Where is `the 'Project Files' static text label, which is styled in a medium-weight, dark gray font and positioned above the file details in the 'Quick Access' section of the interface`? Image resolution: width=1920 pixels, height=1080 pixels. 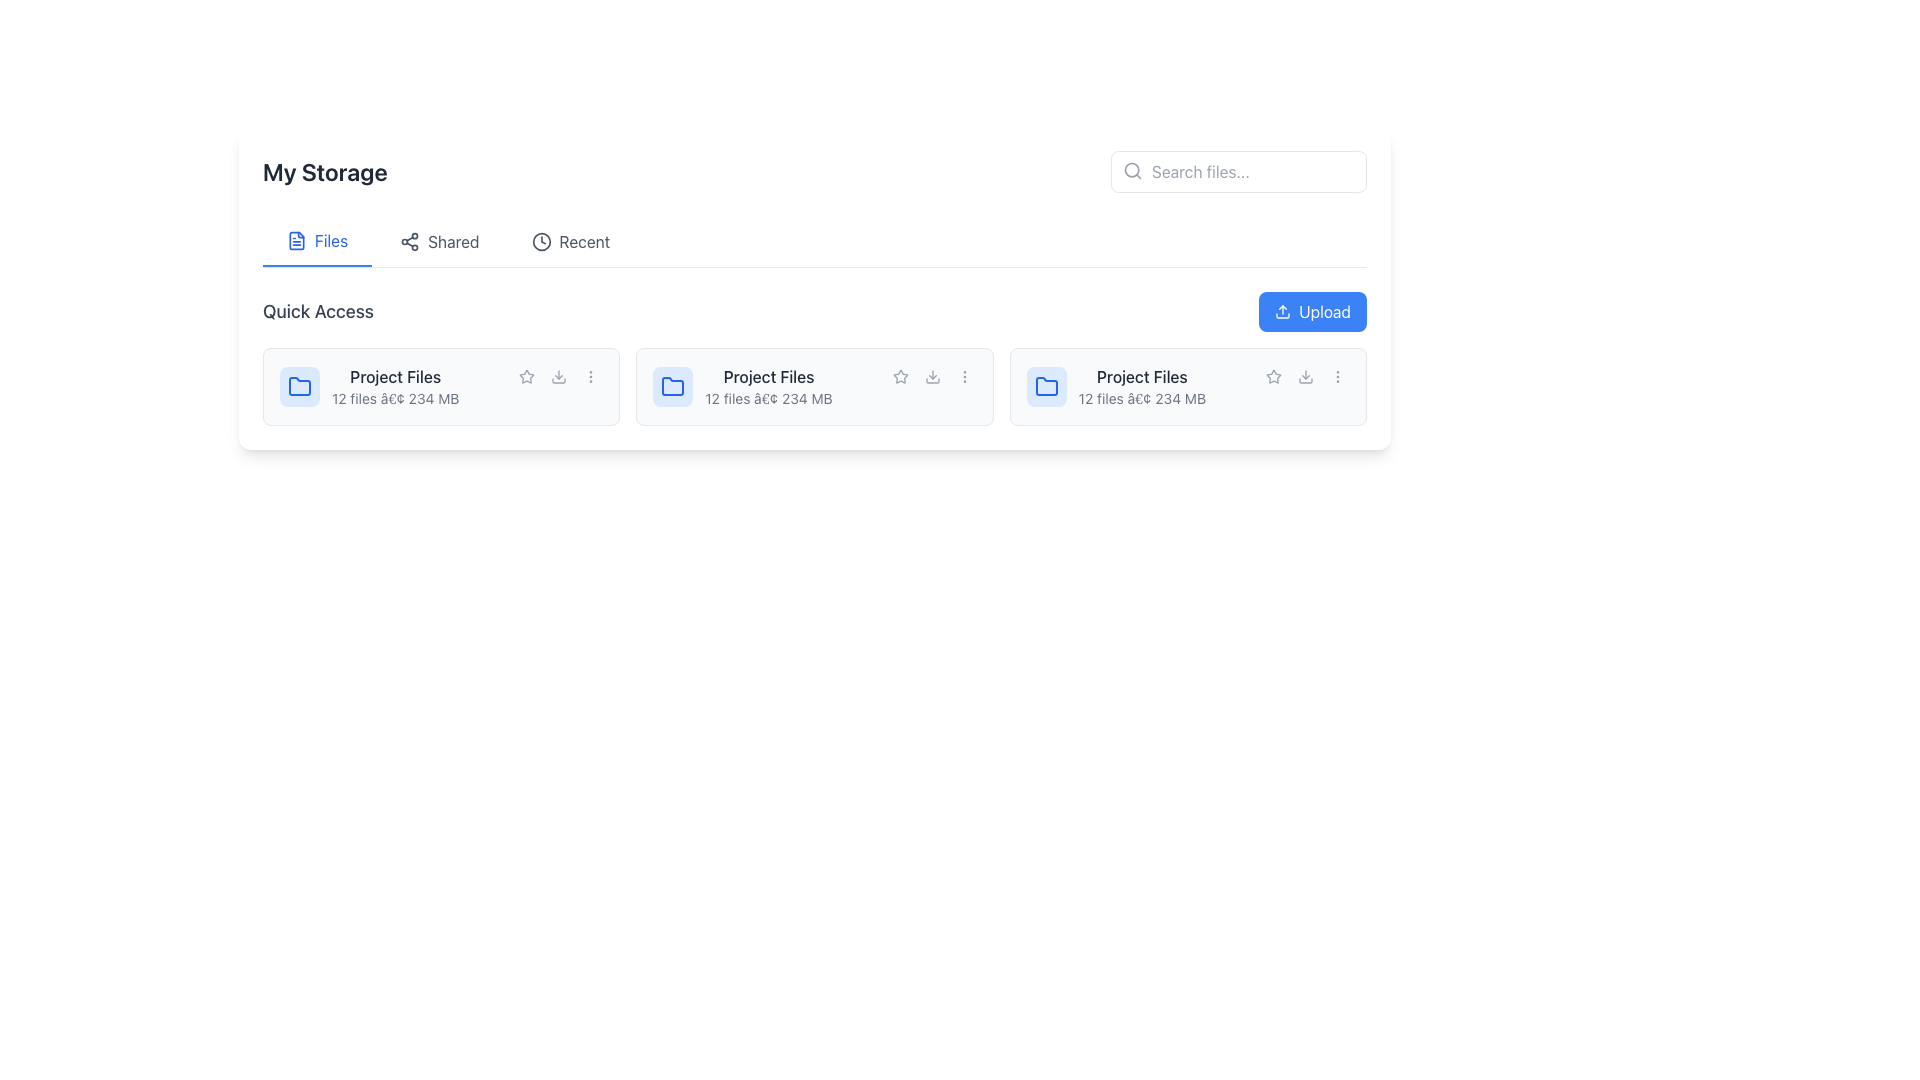 the 'Project Files' static text label, which is styled in a medium-weight, dark gray font and positioned above the file details in the 'Quick Access' section of the interface is located at coordinates (1142, 377).